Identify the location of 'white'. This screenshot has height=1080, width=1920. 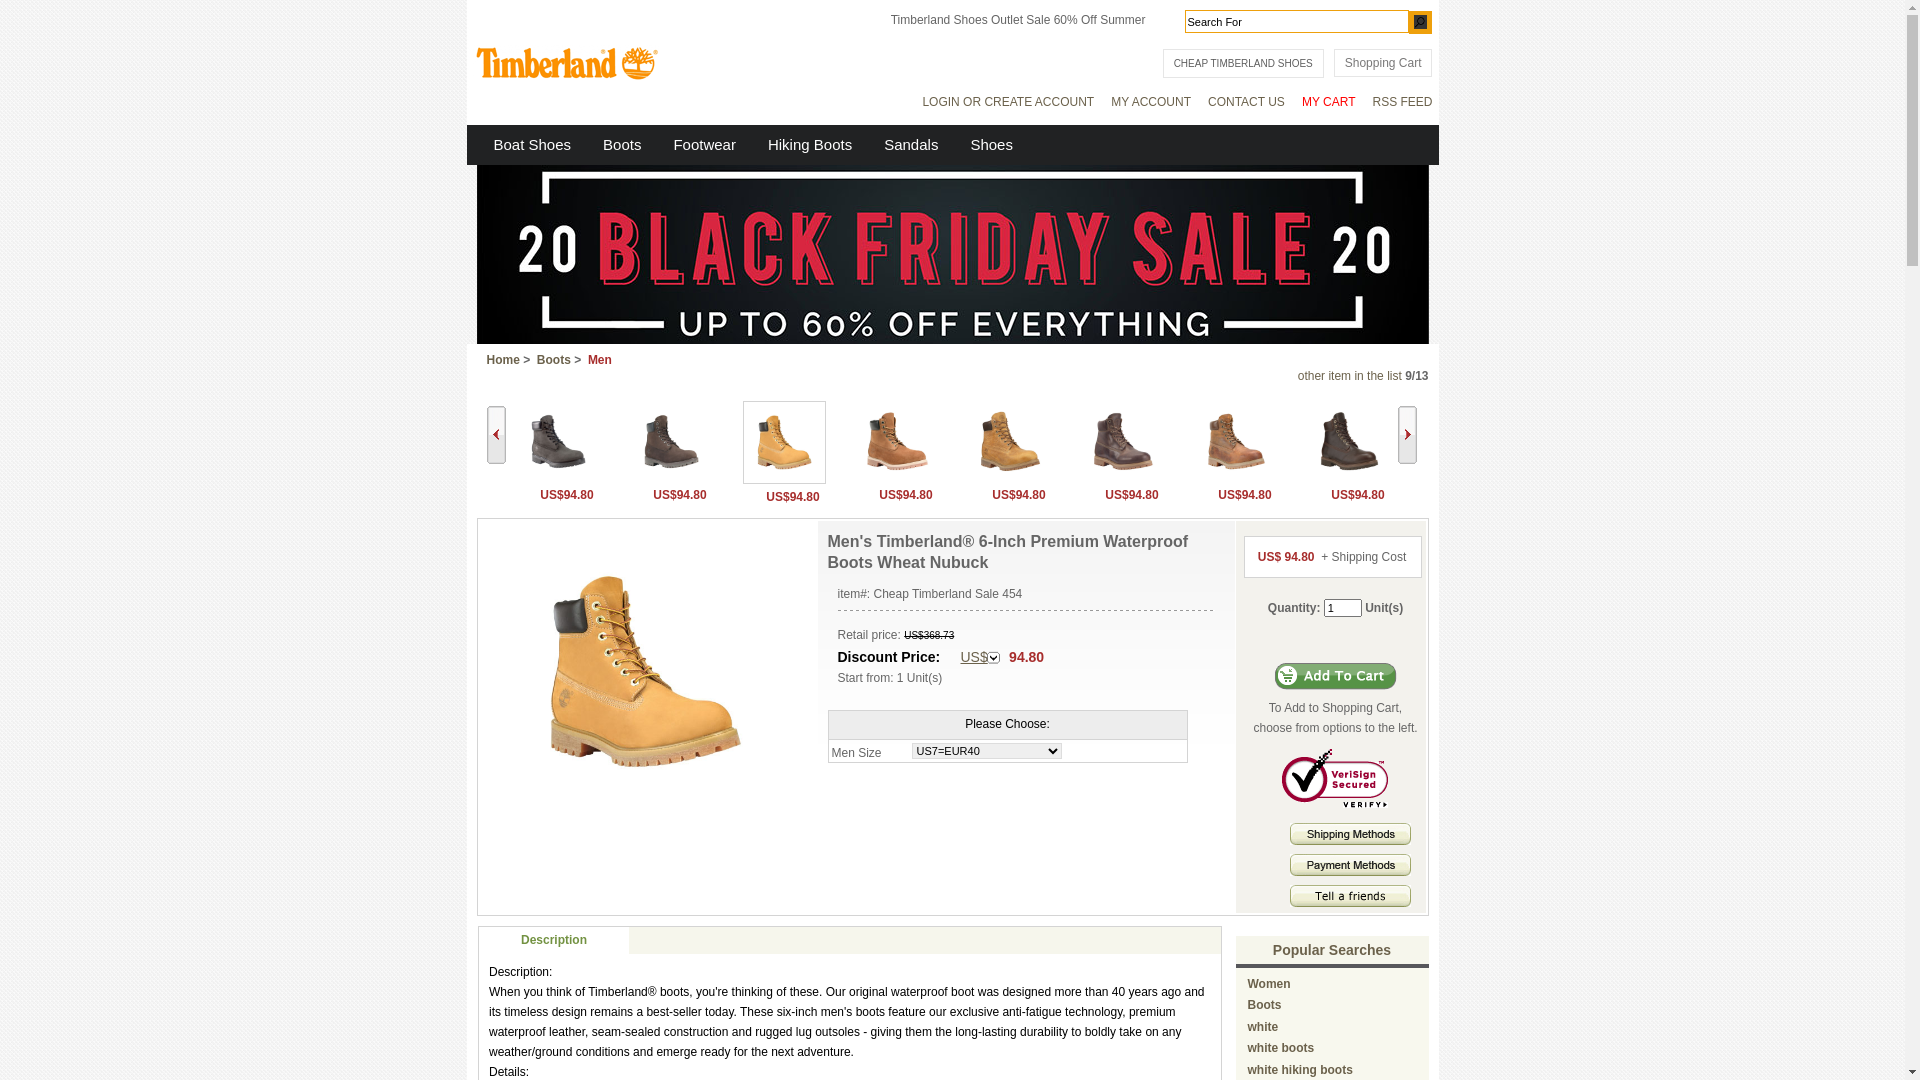
(1262, 1026).